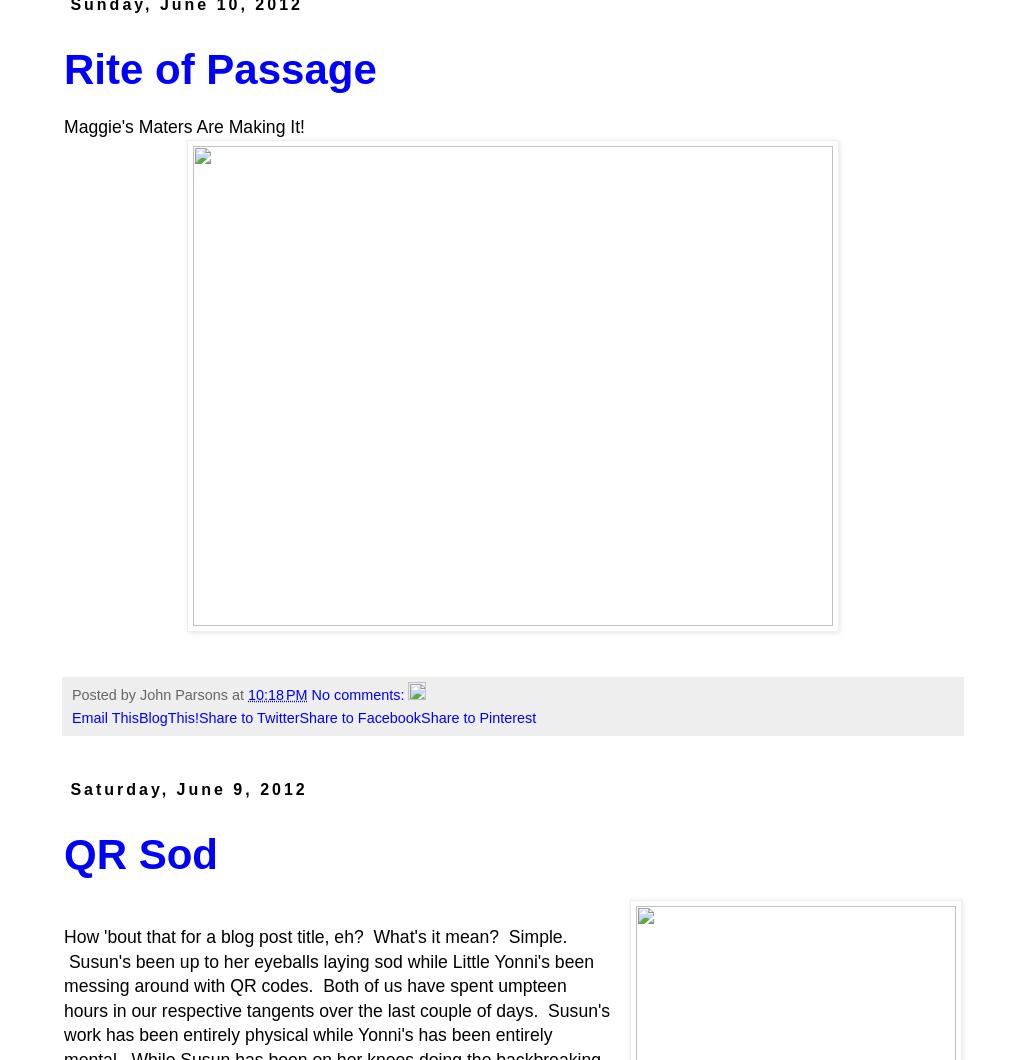 The width and height of the screenshot is (1018, 1060). I want to click on 'at', so click(239, 694).